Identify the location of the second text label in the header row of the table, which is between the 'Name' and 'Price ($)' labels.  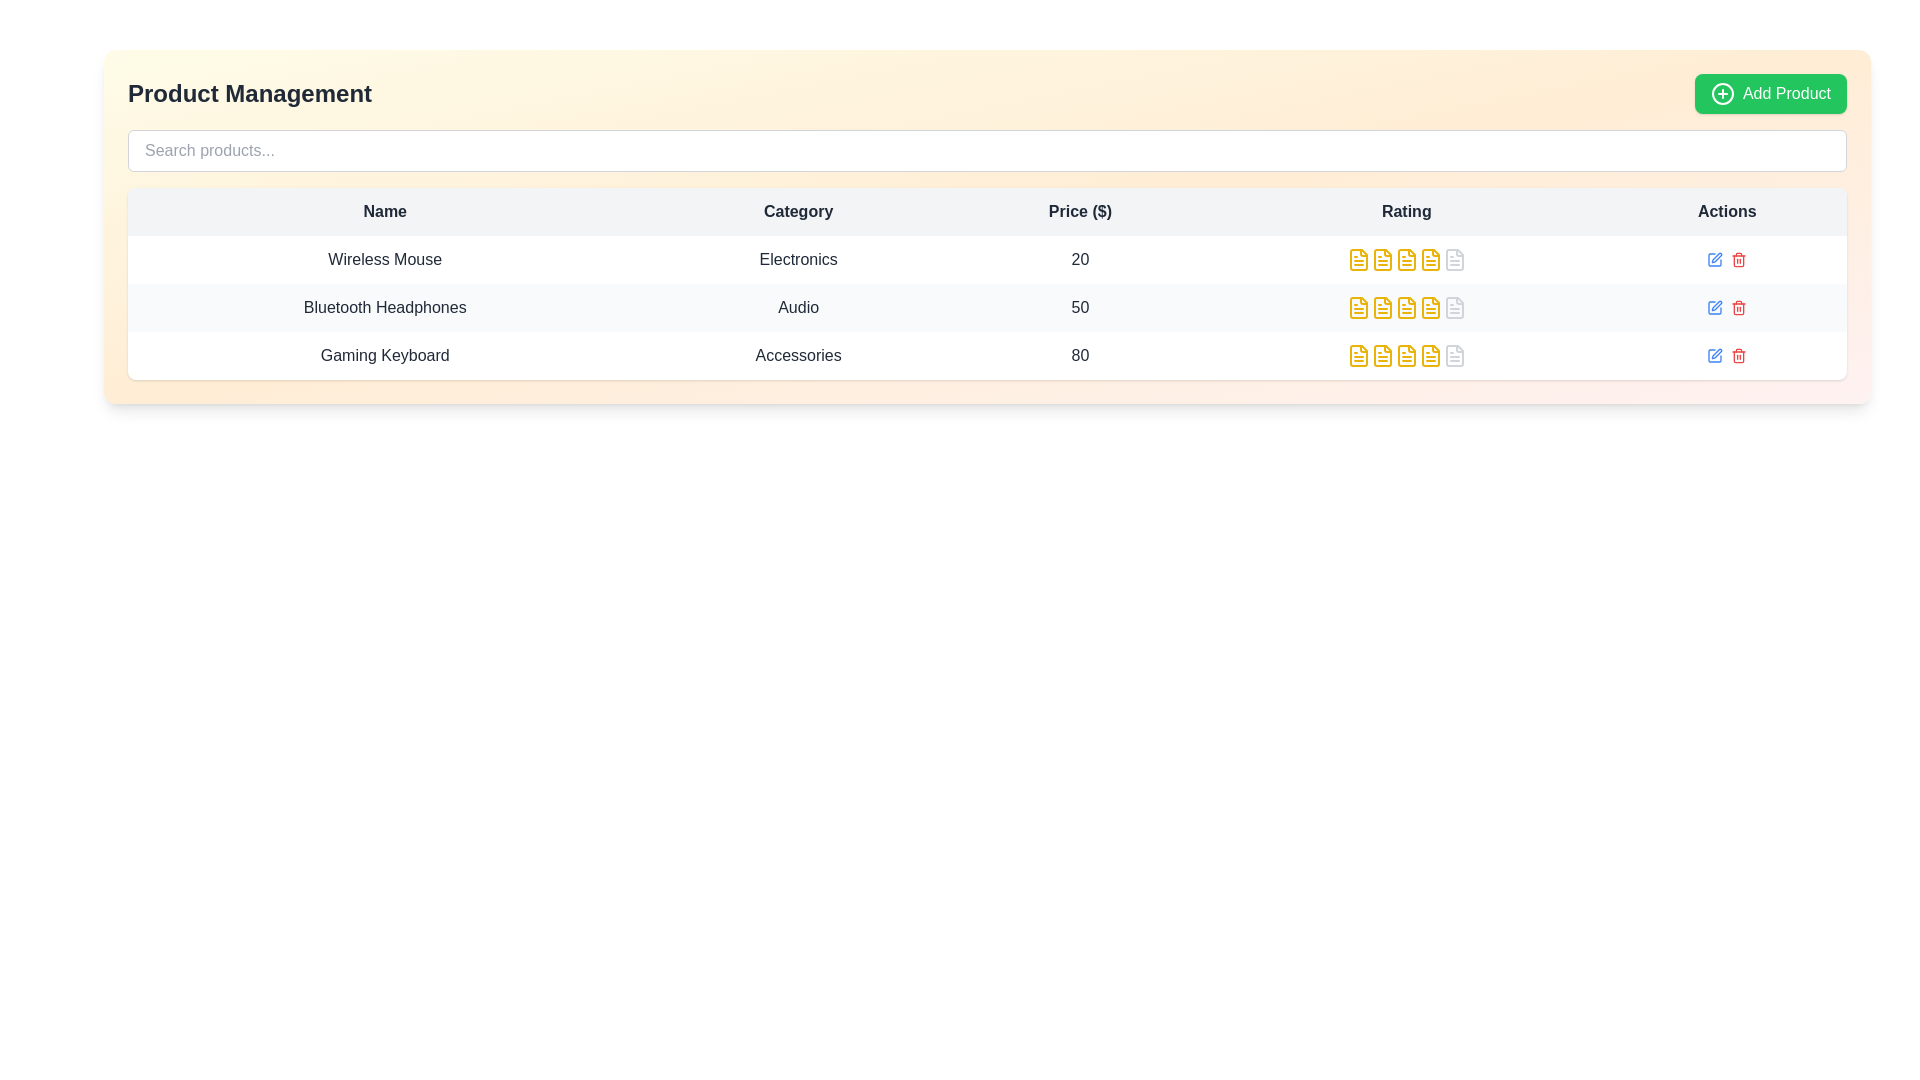
(797, 212).